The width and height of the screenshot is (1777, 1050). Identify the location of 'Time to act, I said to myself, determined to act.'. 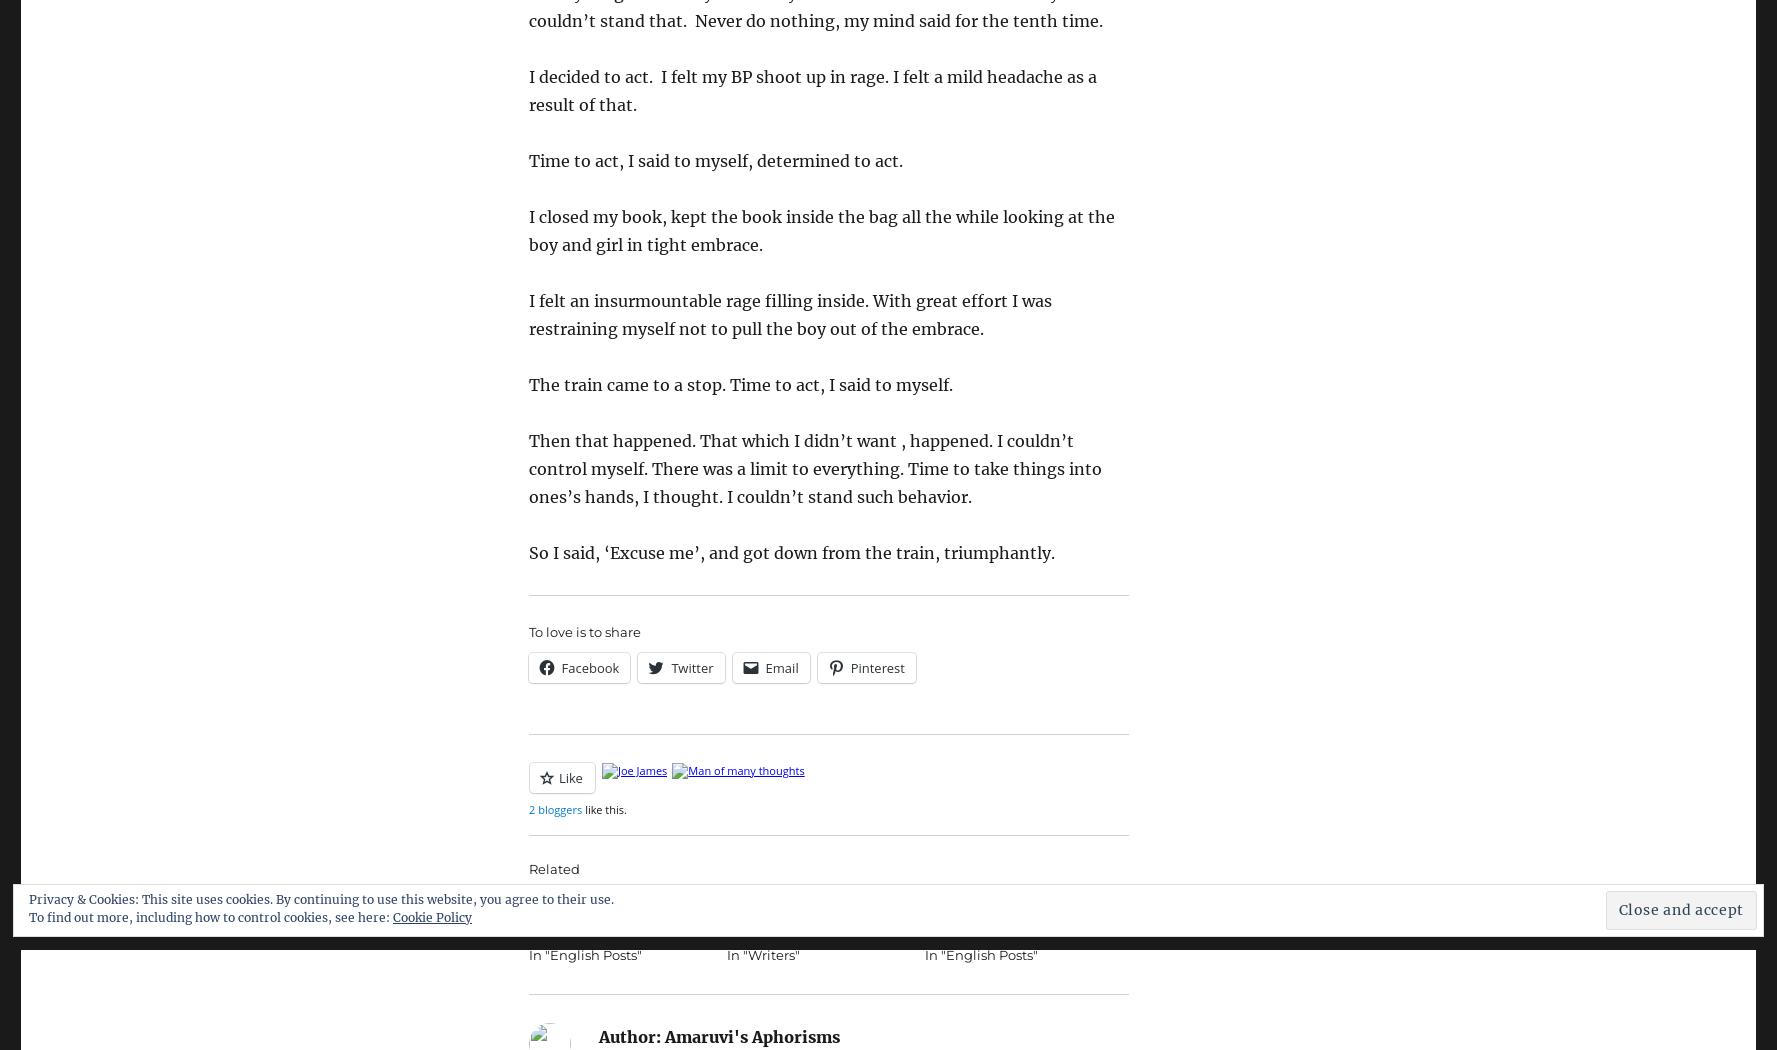
(527, 160).